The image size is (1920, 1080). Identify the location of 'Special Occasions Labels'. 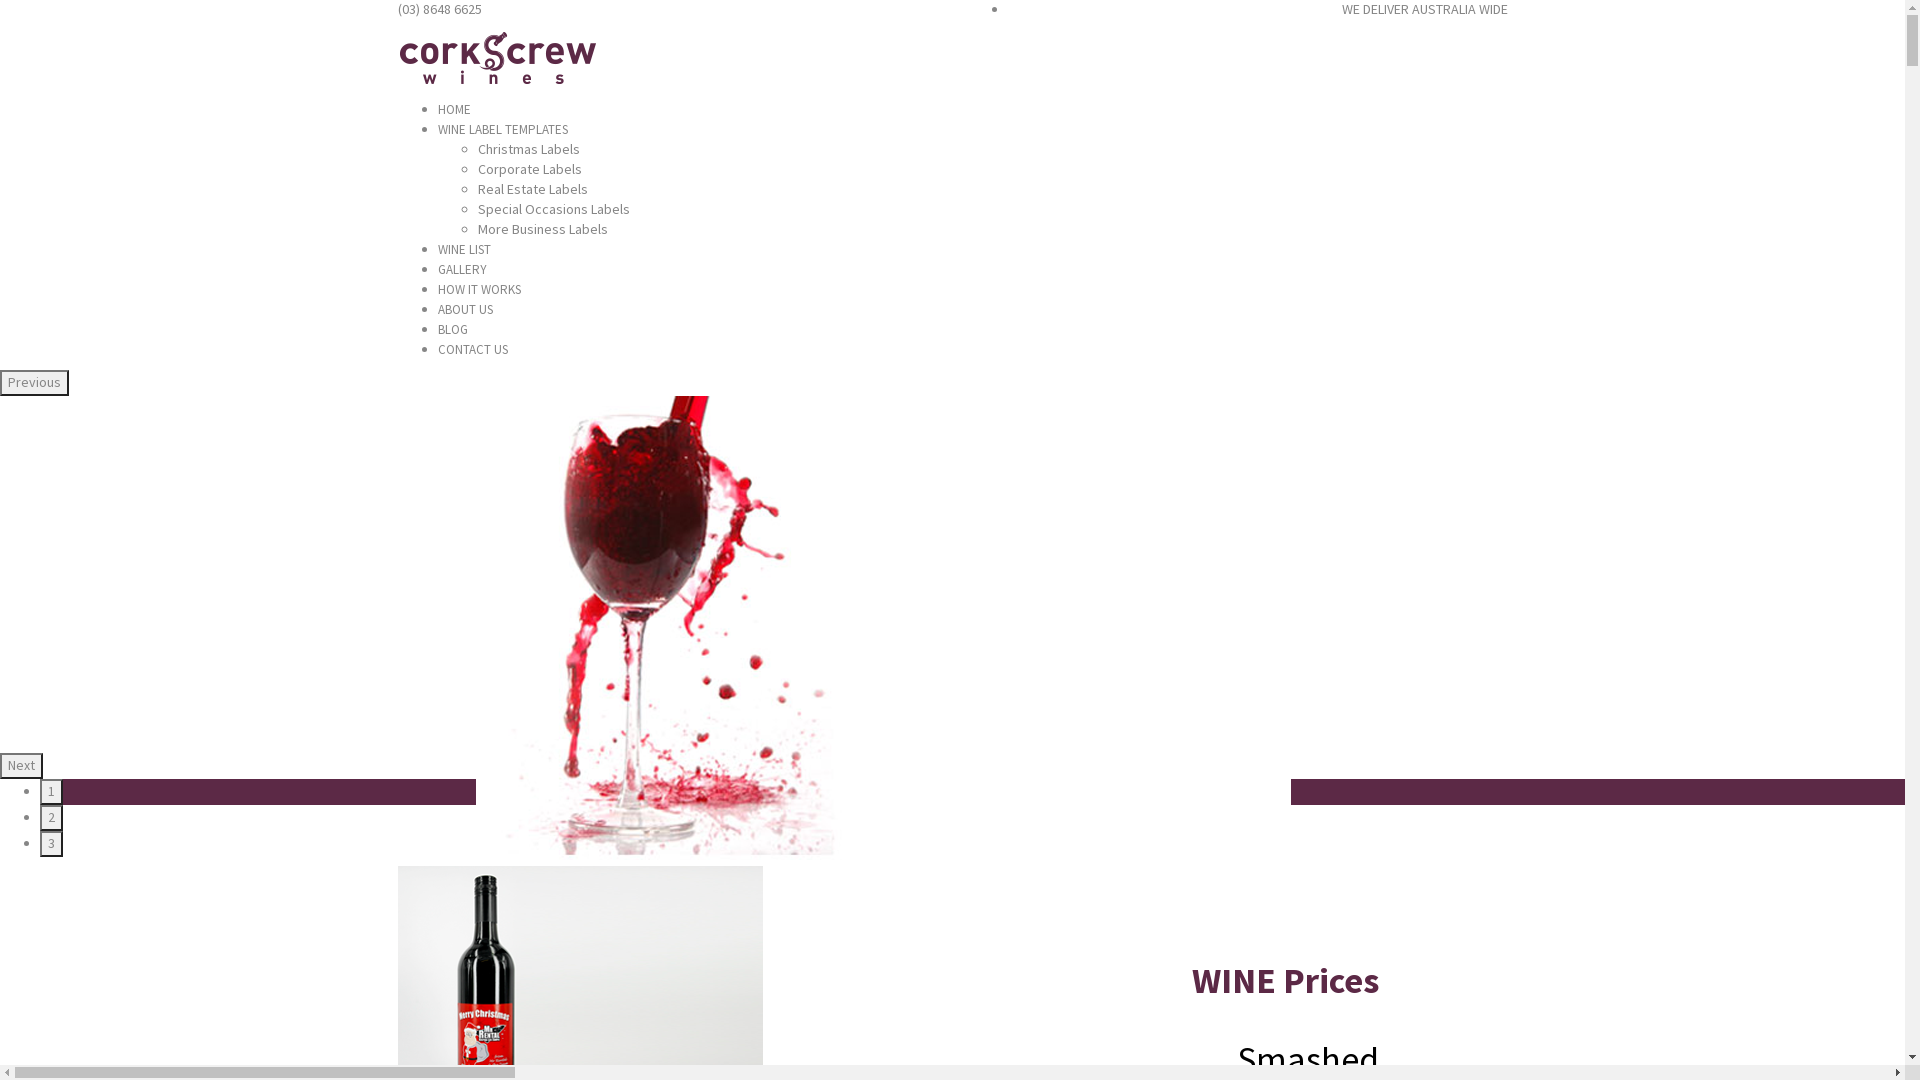
(553, 208).